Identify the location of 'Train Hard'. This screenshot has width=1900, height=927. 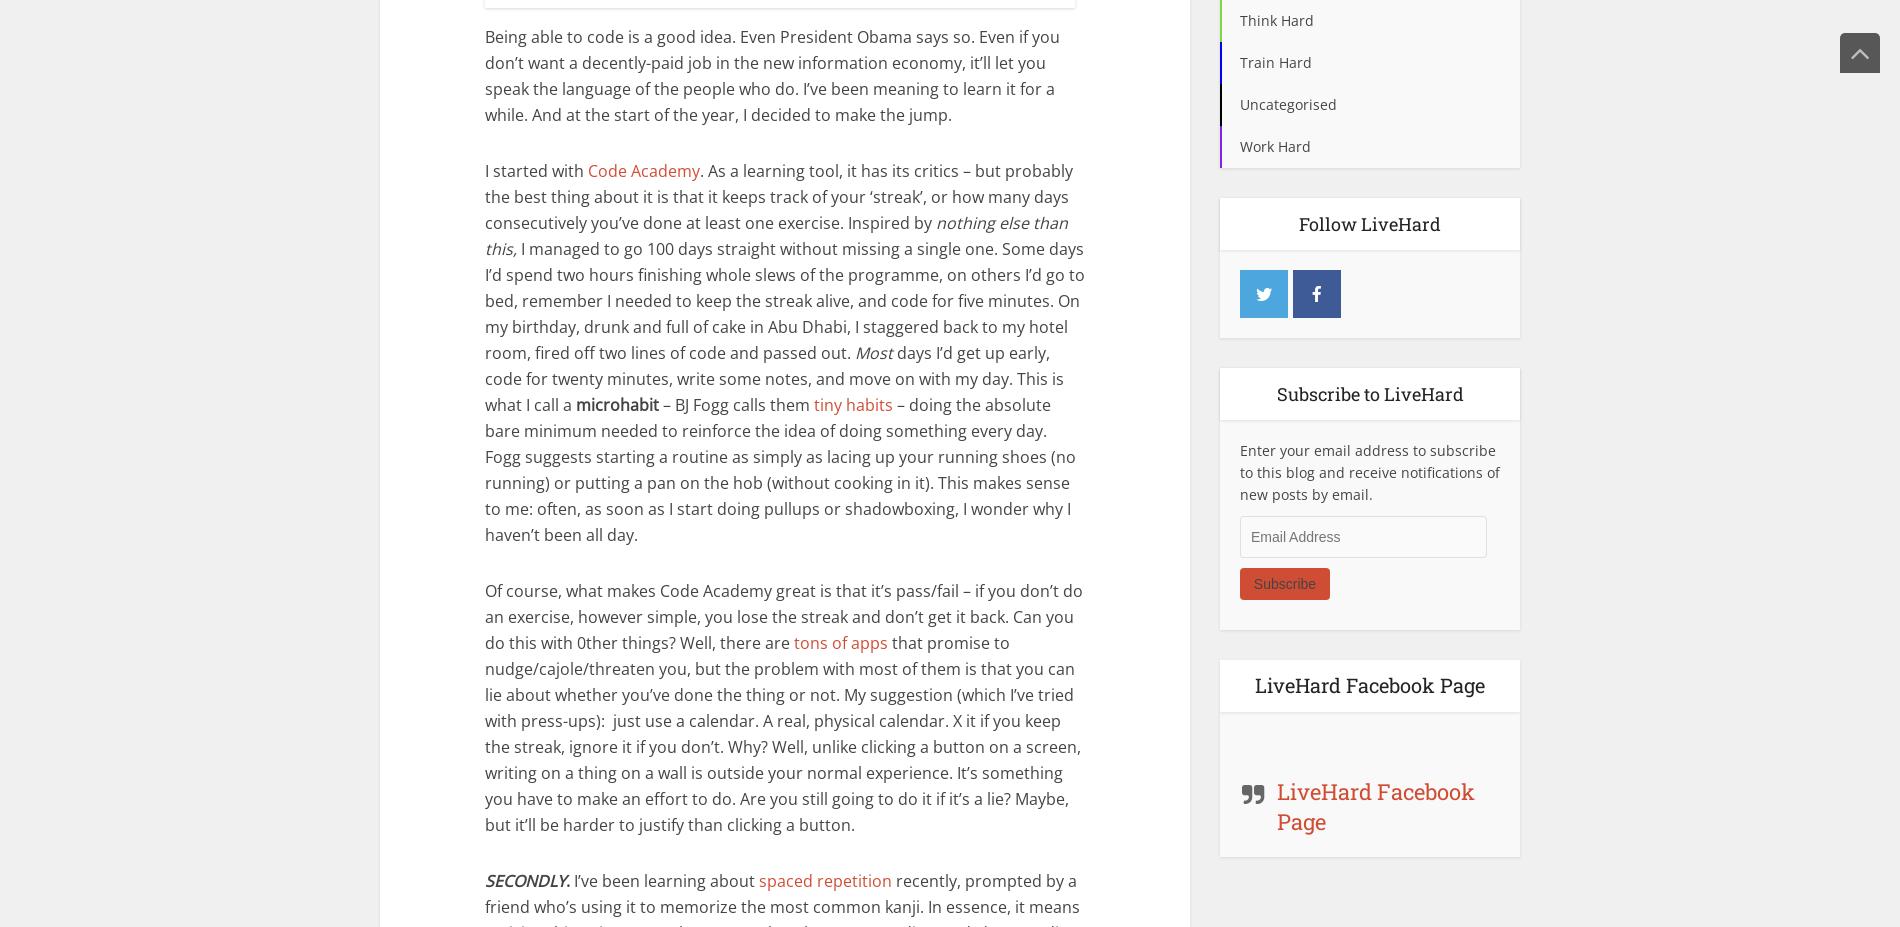
(1238, 61).